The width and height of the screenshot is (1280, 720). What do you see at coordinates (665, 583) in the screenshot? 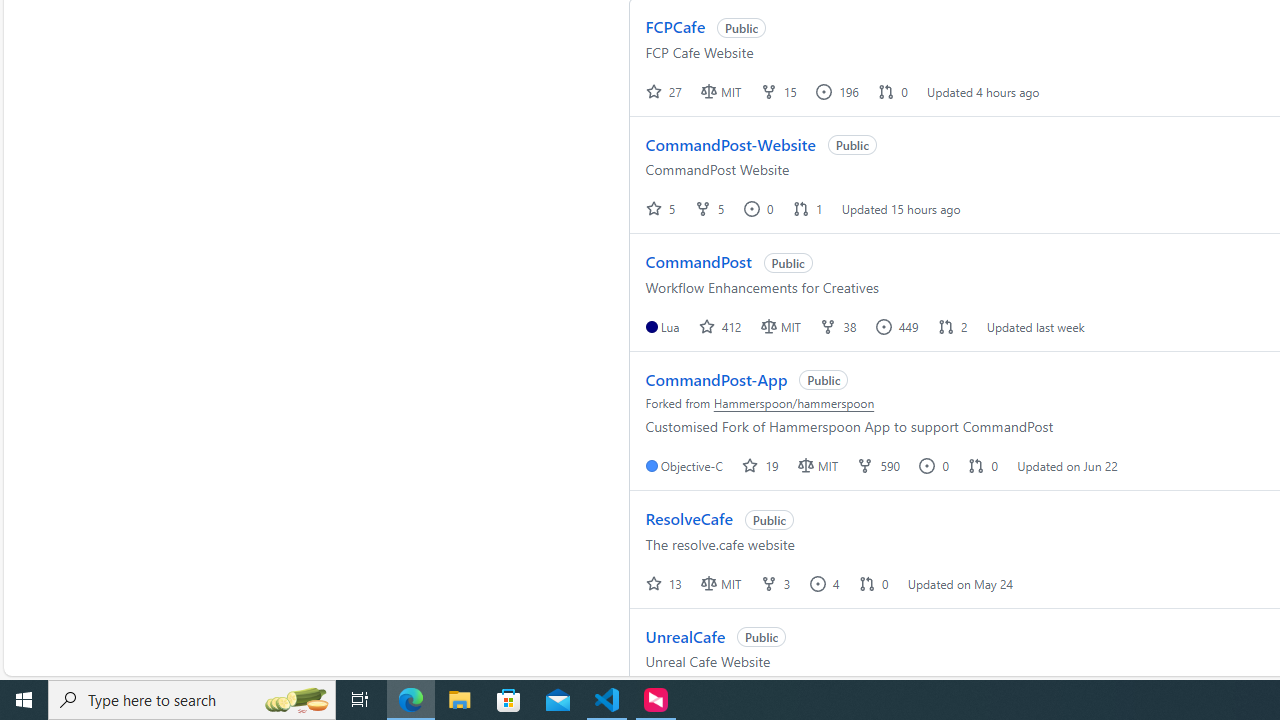
I see `' 13 '` at bounding box center [665, 583].